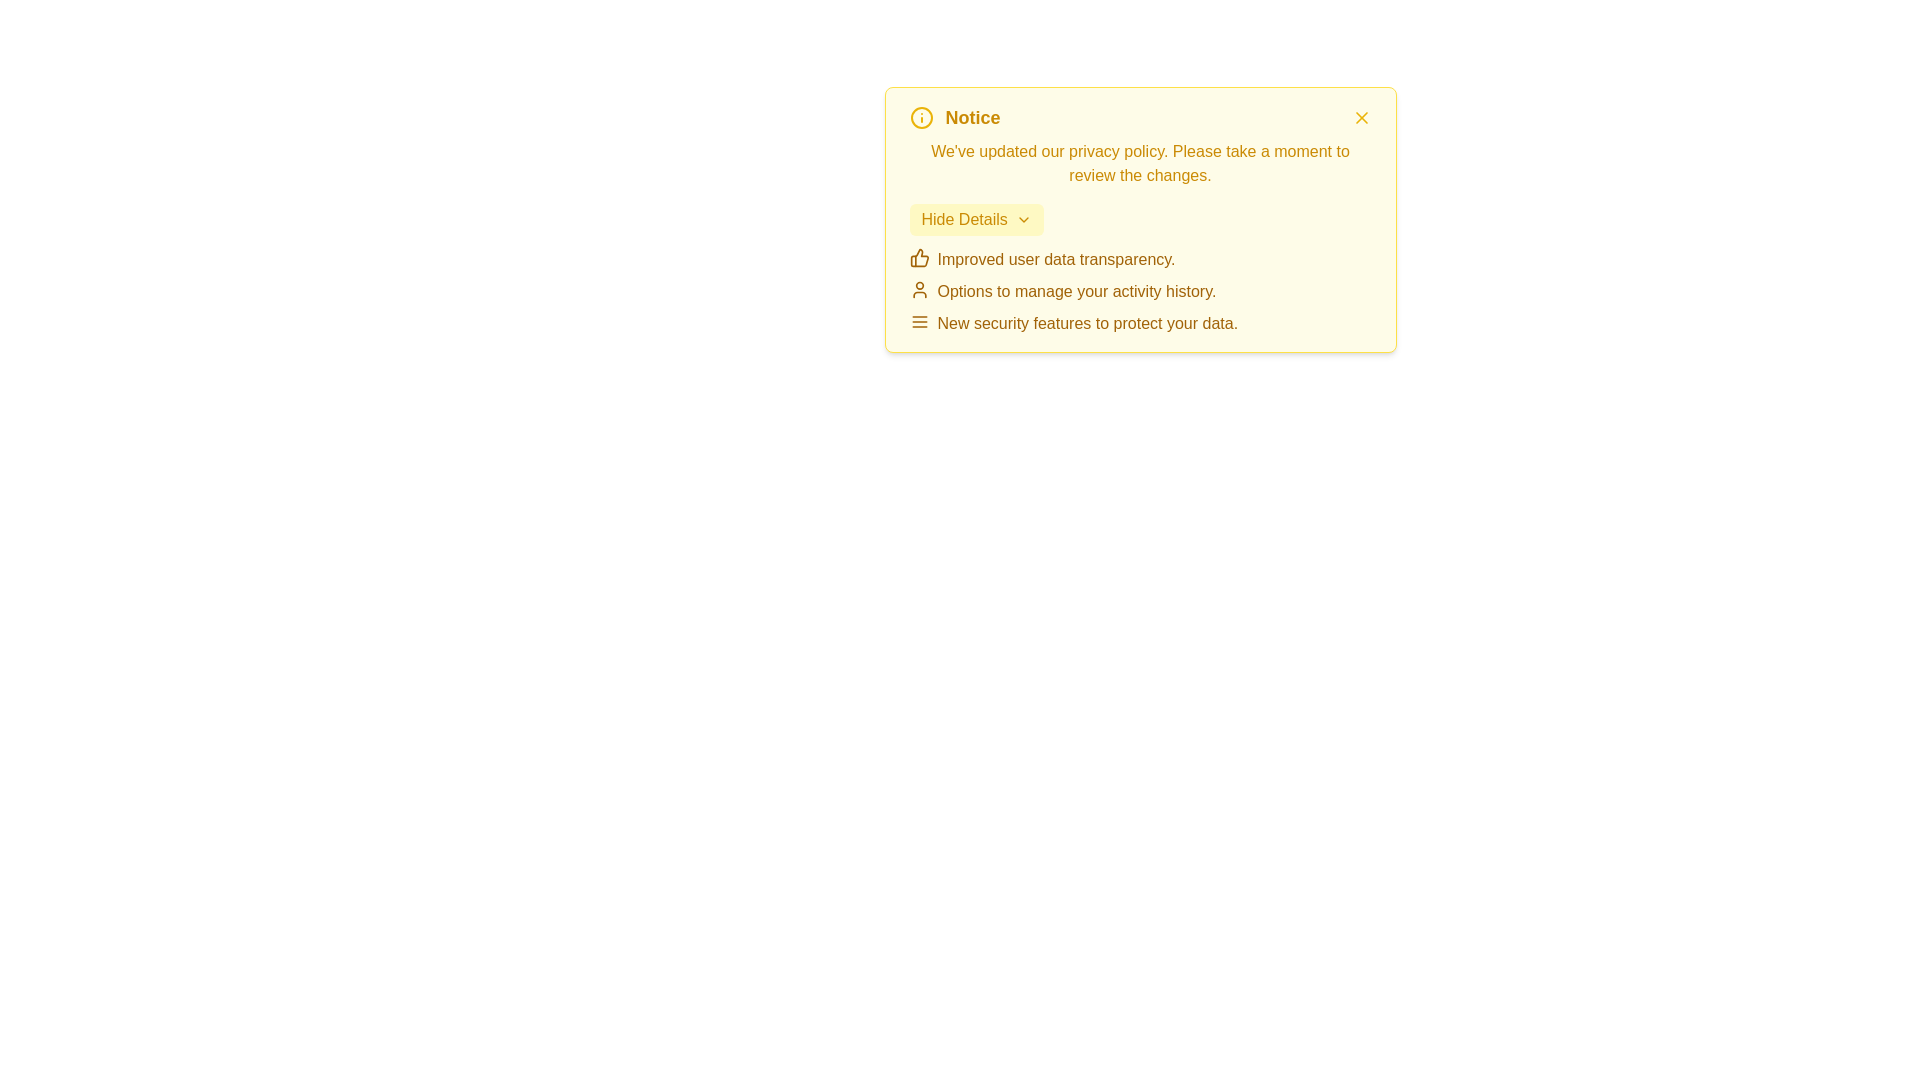 The image size is (1920, 1080). What do you see at coordinates (1140, 323) in the screenshot?
I see `the informational text stating 'New security features to protect your data' by moving the cursor to its center point for reading` at bounding box center [1140, 323].